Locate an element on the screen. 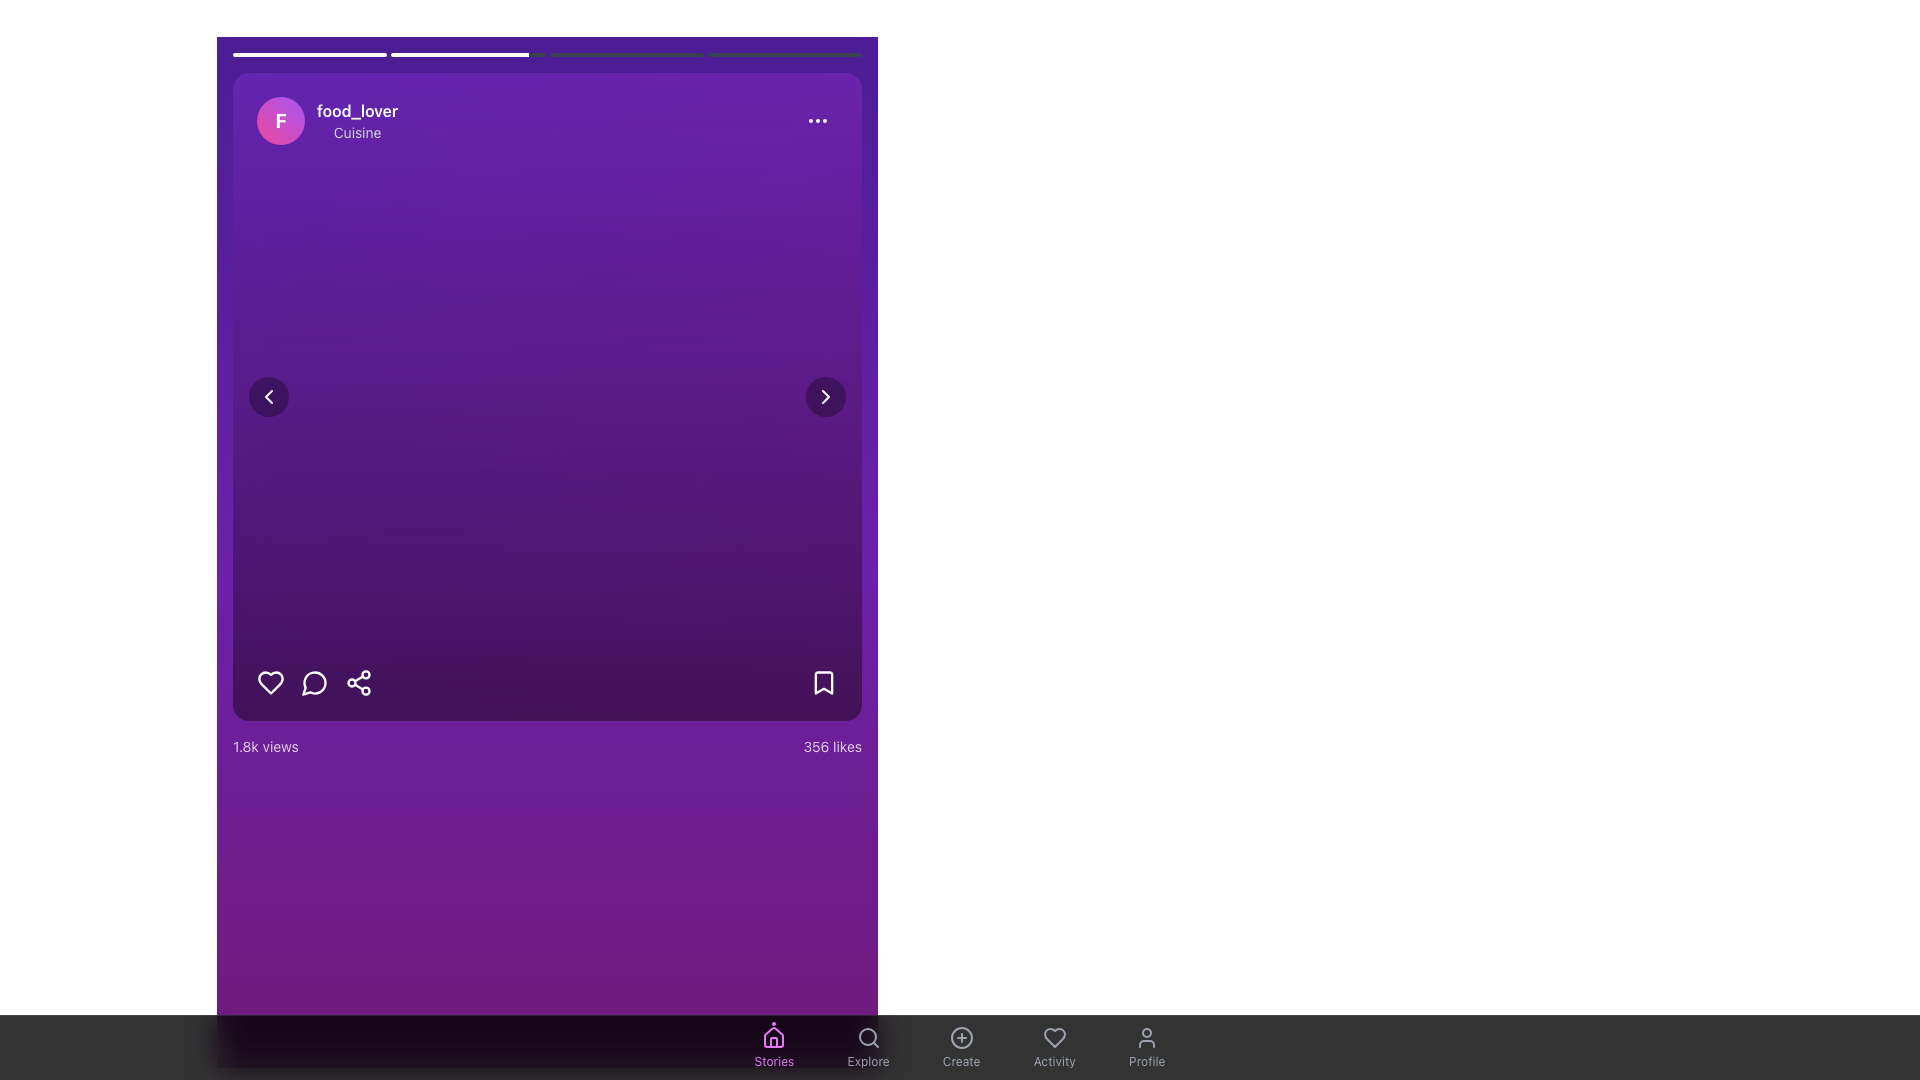  the second navigation button located on the right side of the layout, which is used for transitioning to the next item in a carousel or slideshow is located at coordinates (825, 397).